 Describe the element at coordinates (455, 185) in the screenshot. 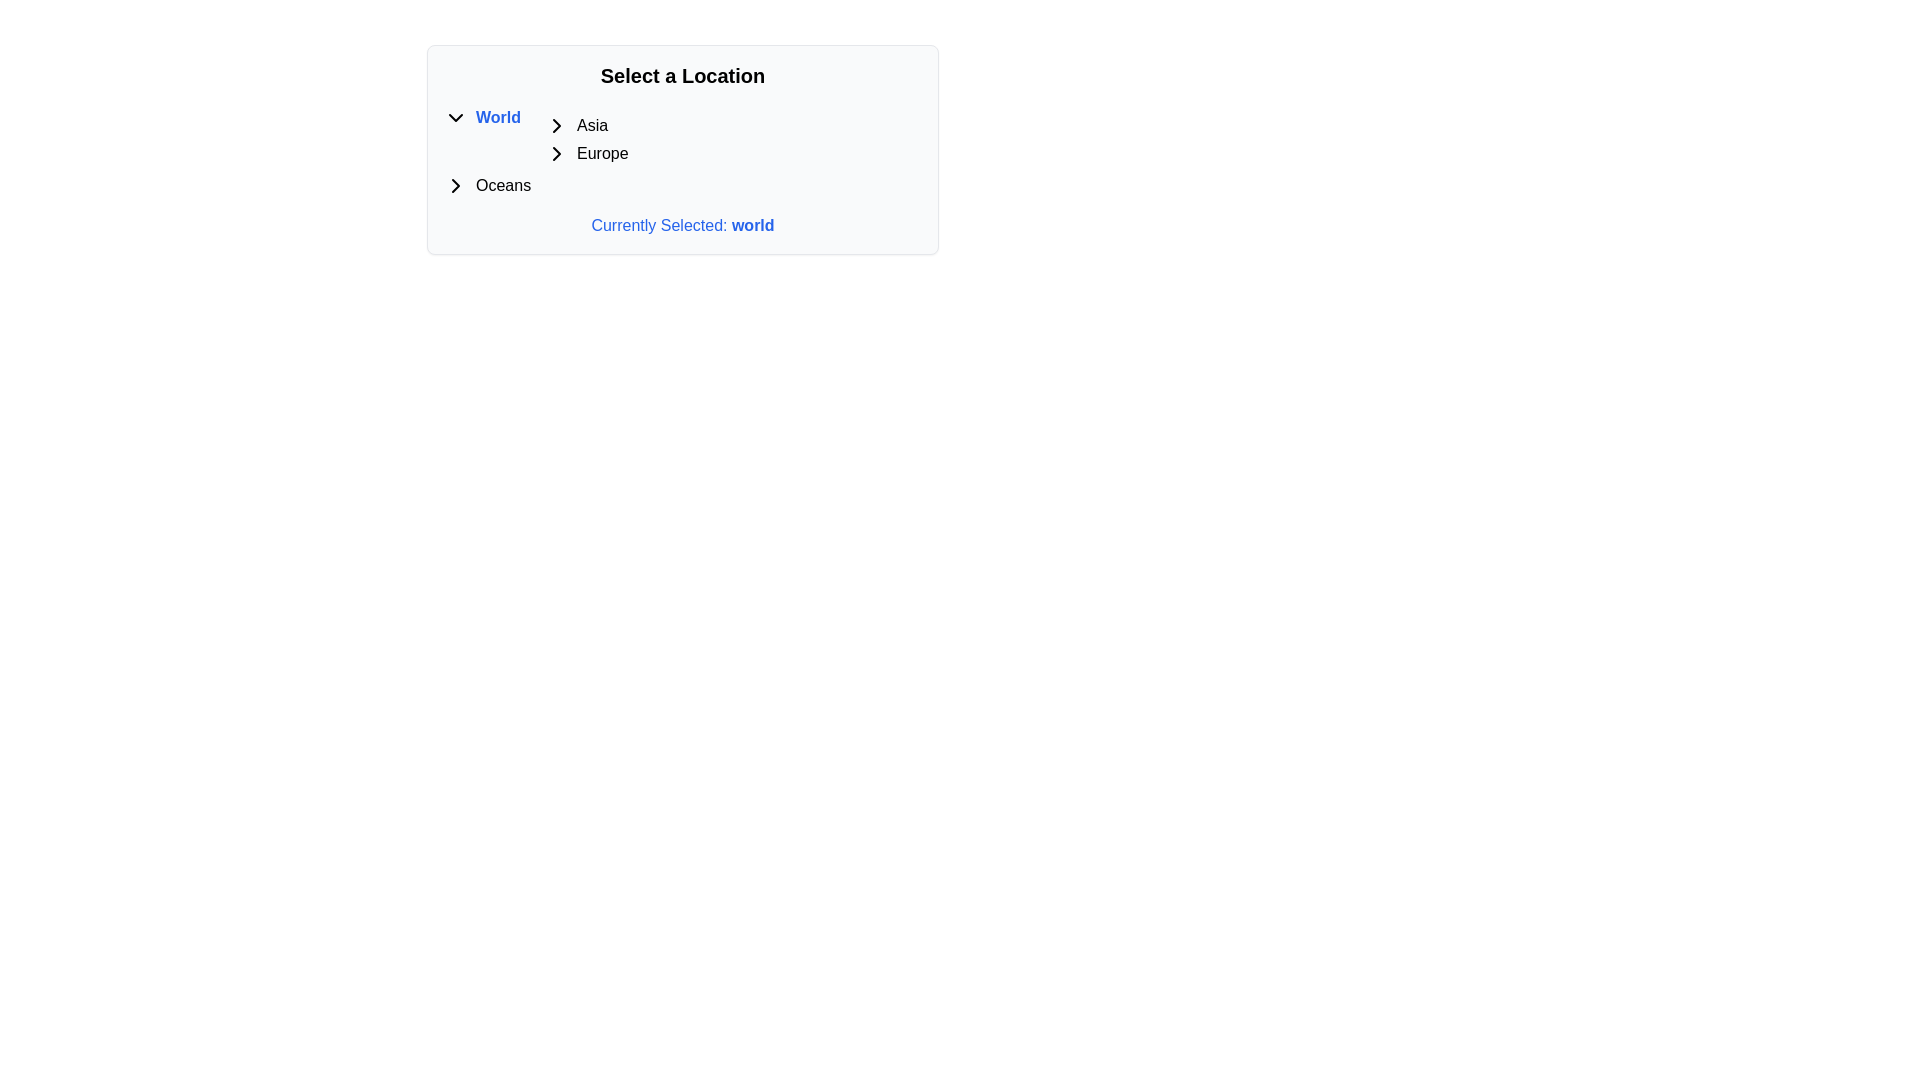

I see `the navigational button for 'Oceans'` at that location.